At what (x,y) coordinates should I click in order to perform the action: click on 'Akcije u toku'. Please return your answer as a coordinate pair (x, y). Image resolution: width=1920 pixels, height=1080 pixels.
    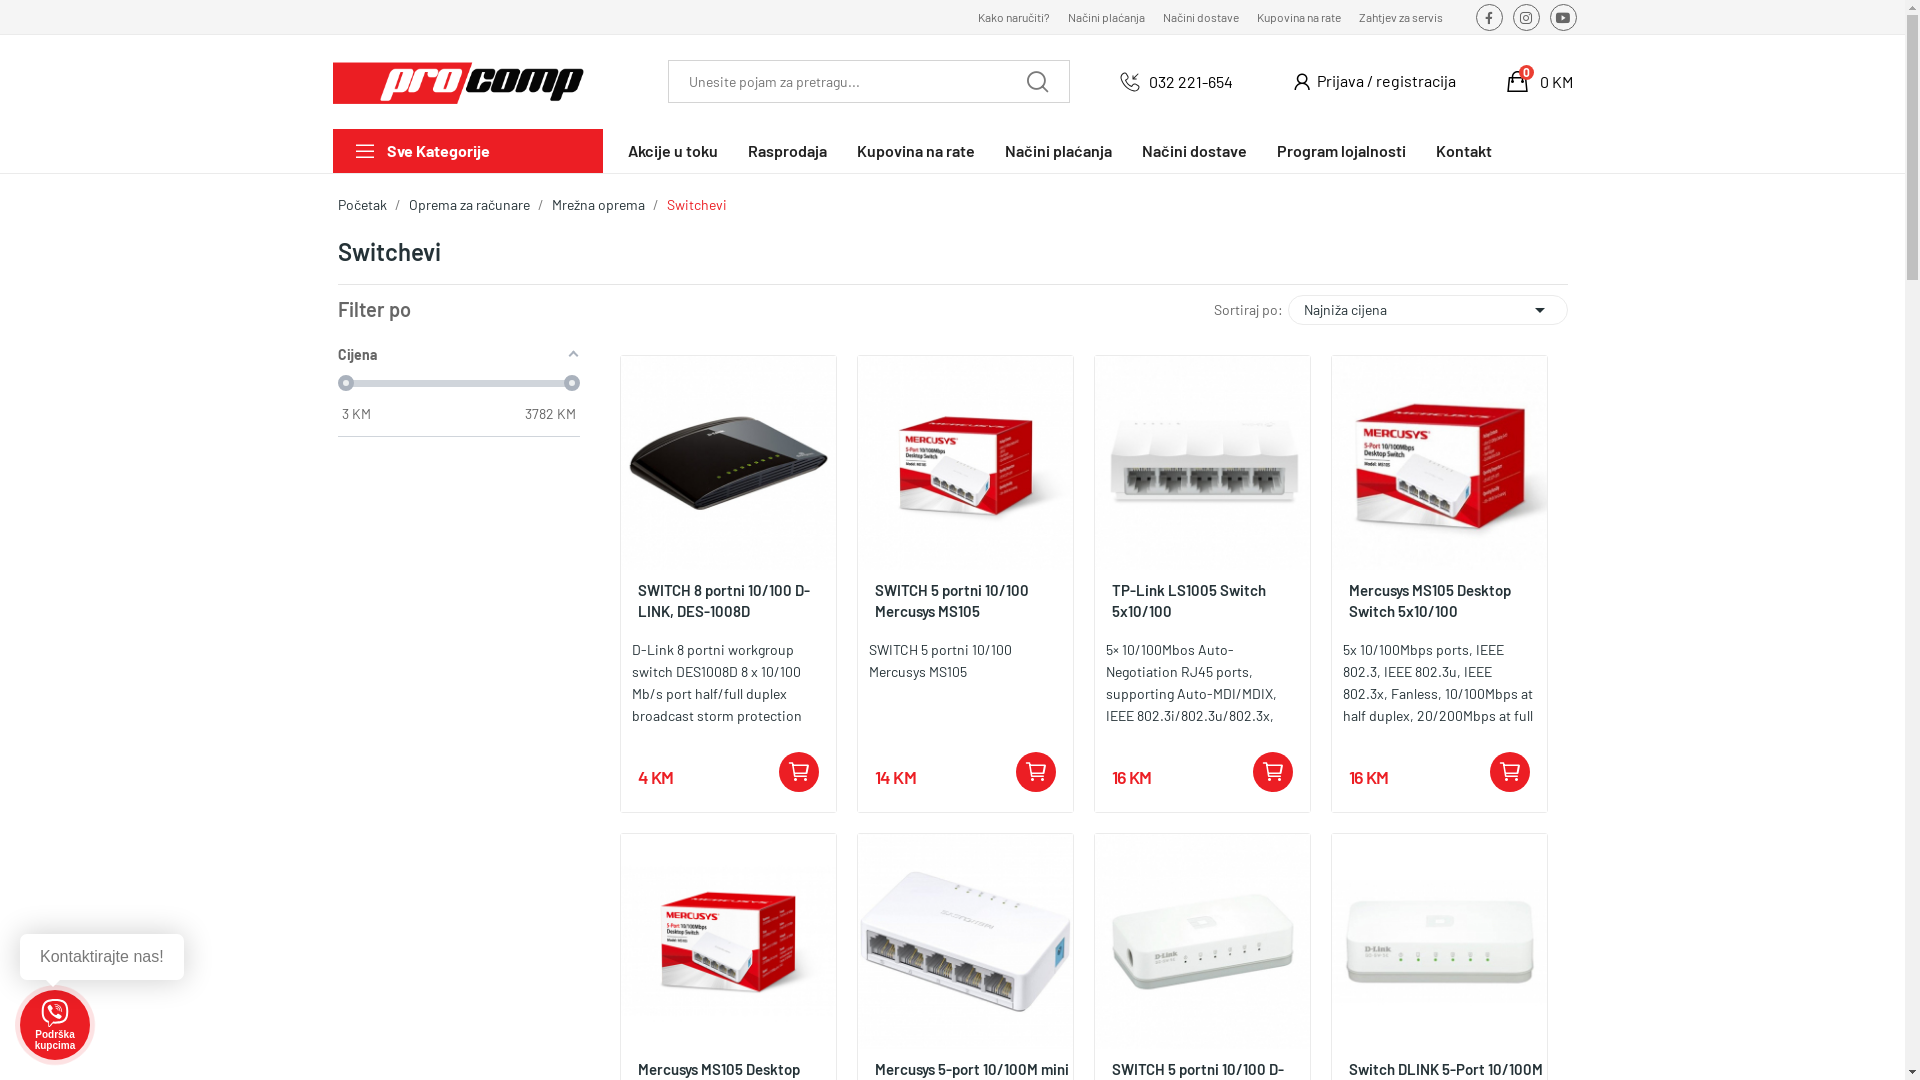
    Looking at the image, I should click on (672, 149).